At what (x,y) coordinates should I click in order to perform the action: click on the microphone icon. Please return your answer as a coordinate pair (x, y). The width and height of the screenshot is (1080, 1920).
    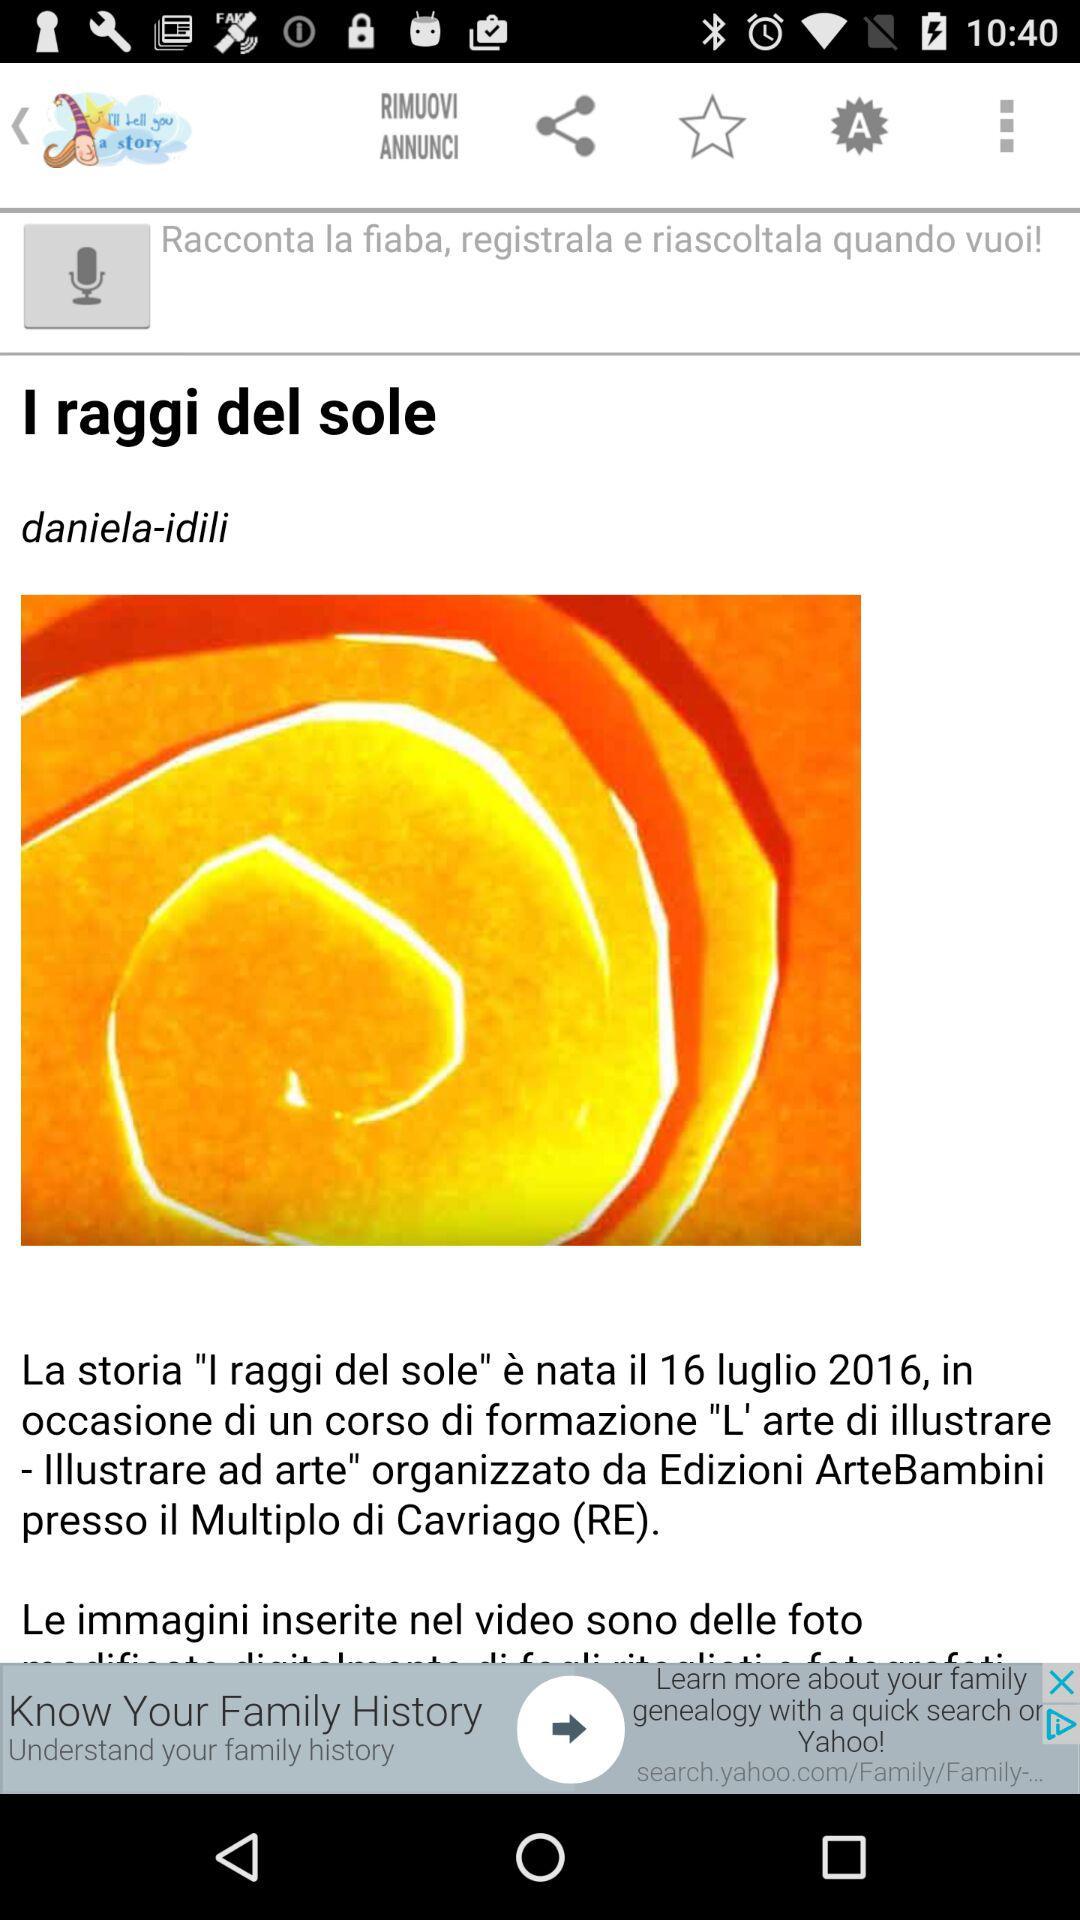
    Looking at the image, I should click on (86, 294).